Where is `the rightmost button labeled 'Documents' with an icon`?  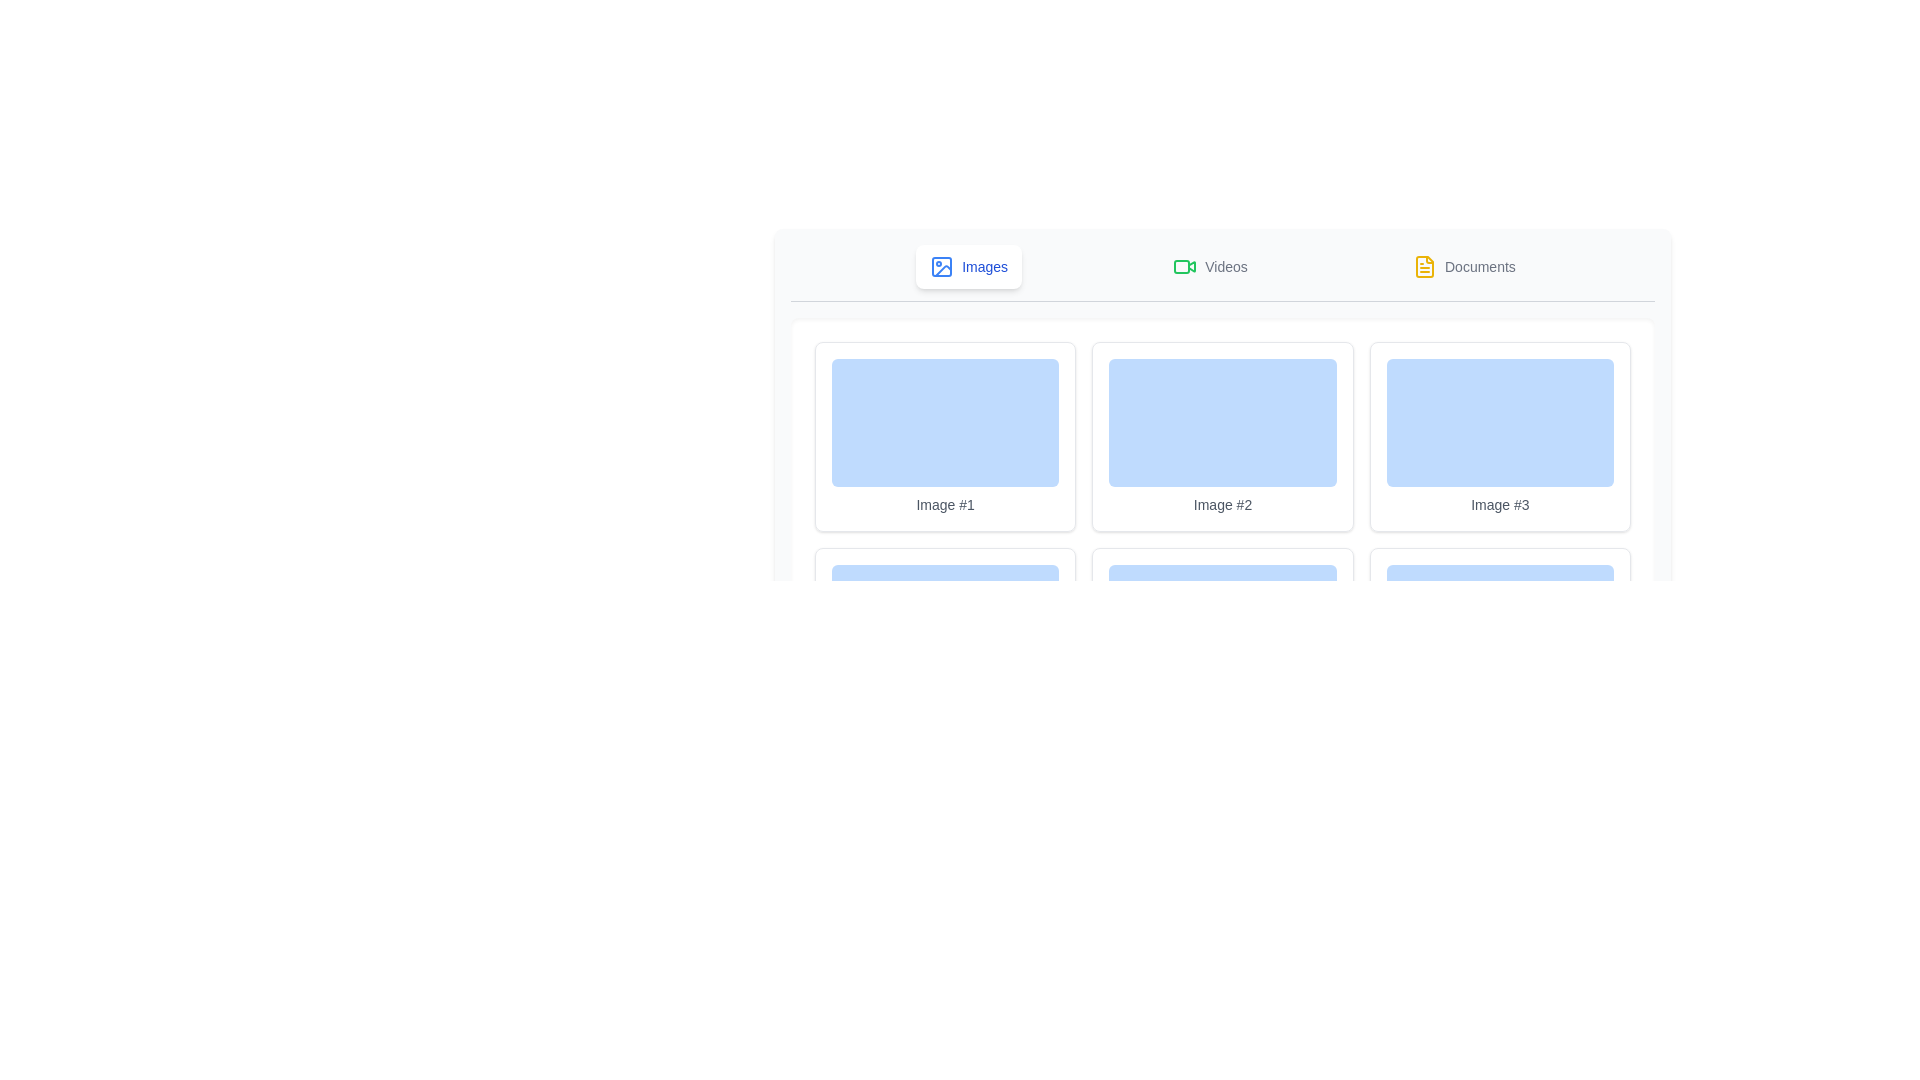
the rightmost button labeled 'Documents' with an icon is located at coordinates (1464, 265).